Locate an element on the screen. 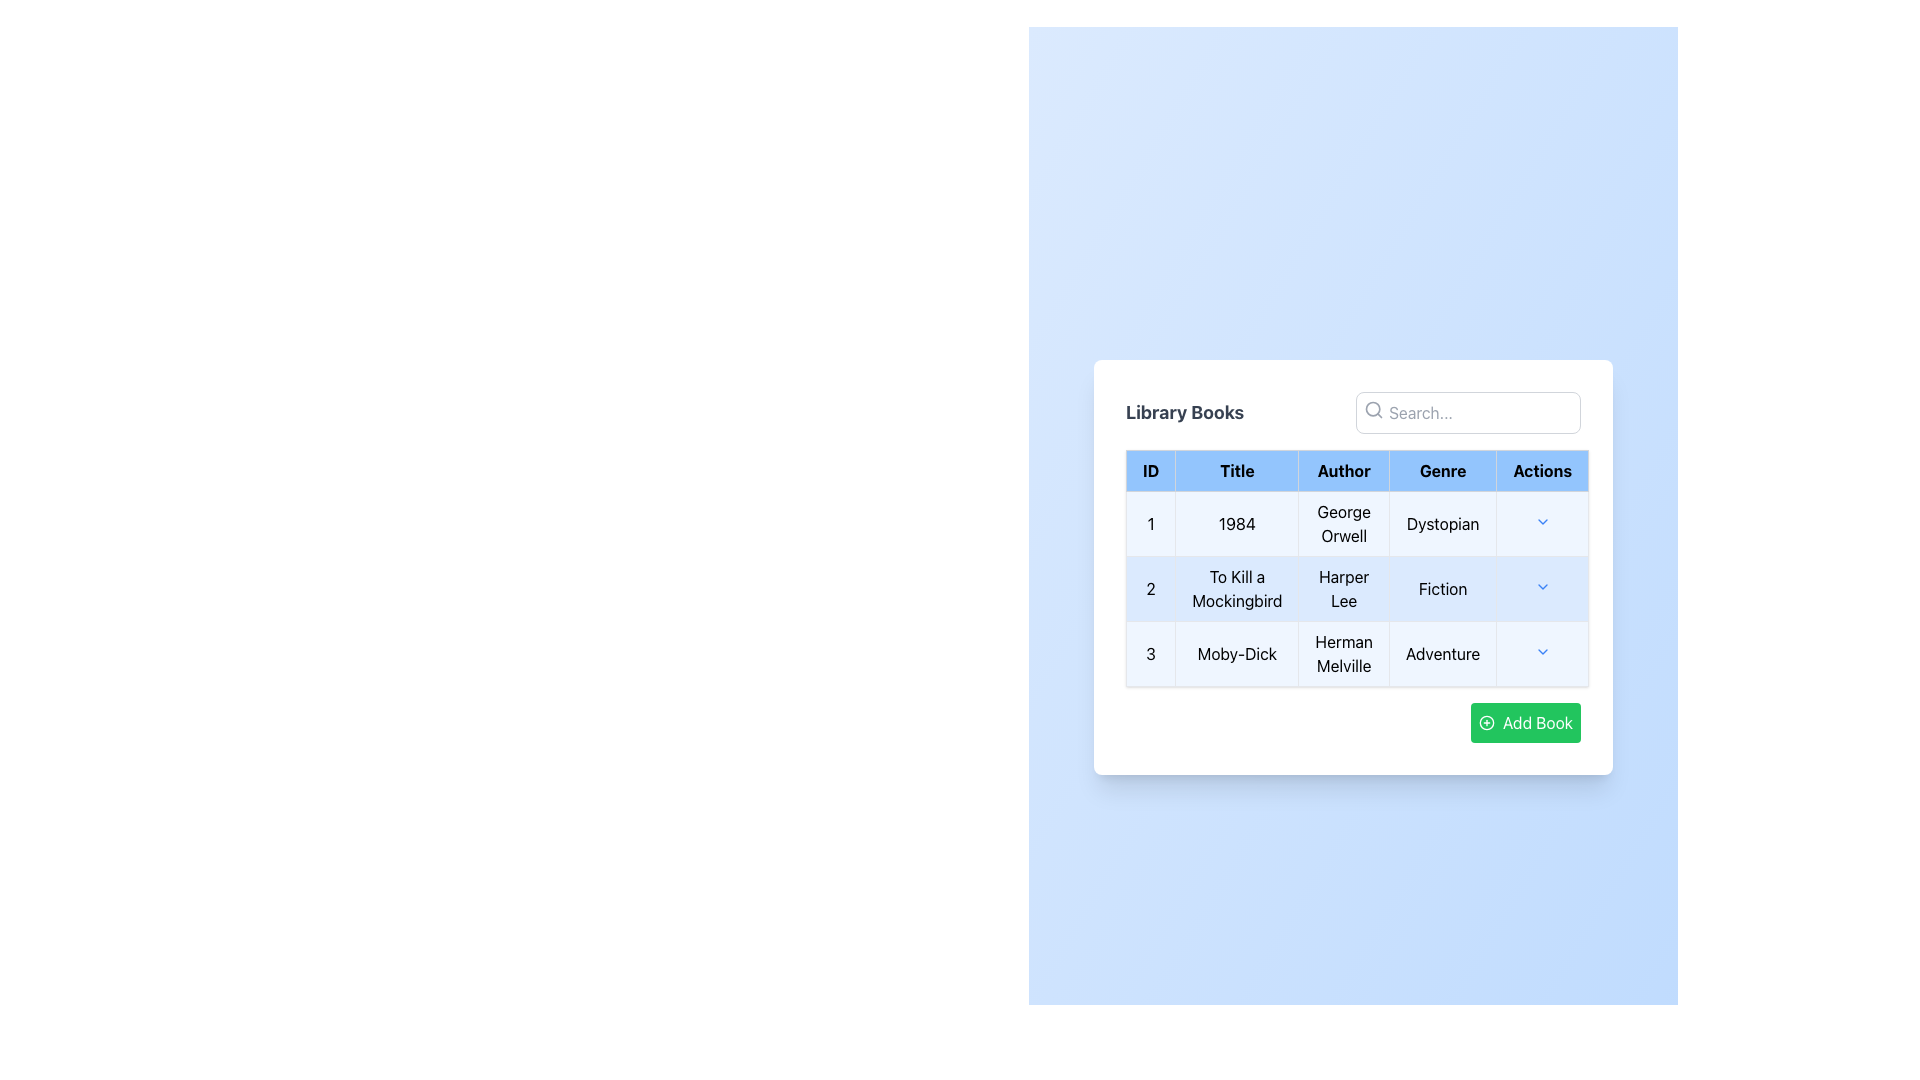 Image resolution: width=1920 pixels, height=1080 pixels. the first row is located at coordinates (1357, 522).